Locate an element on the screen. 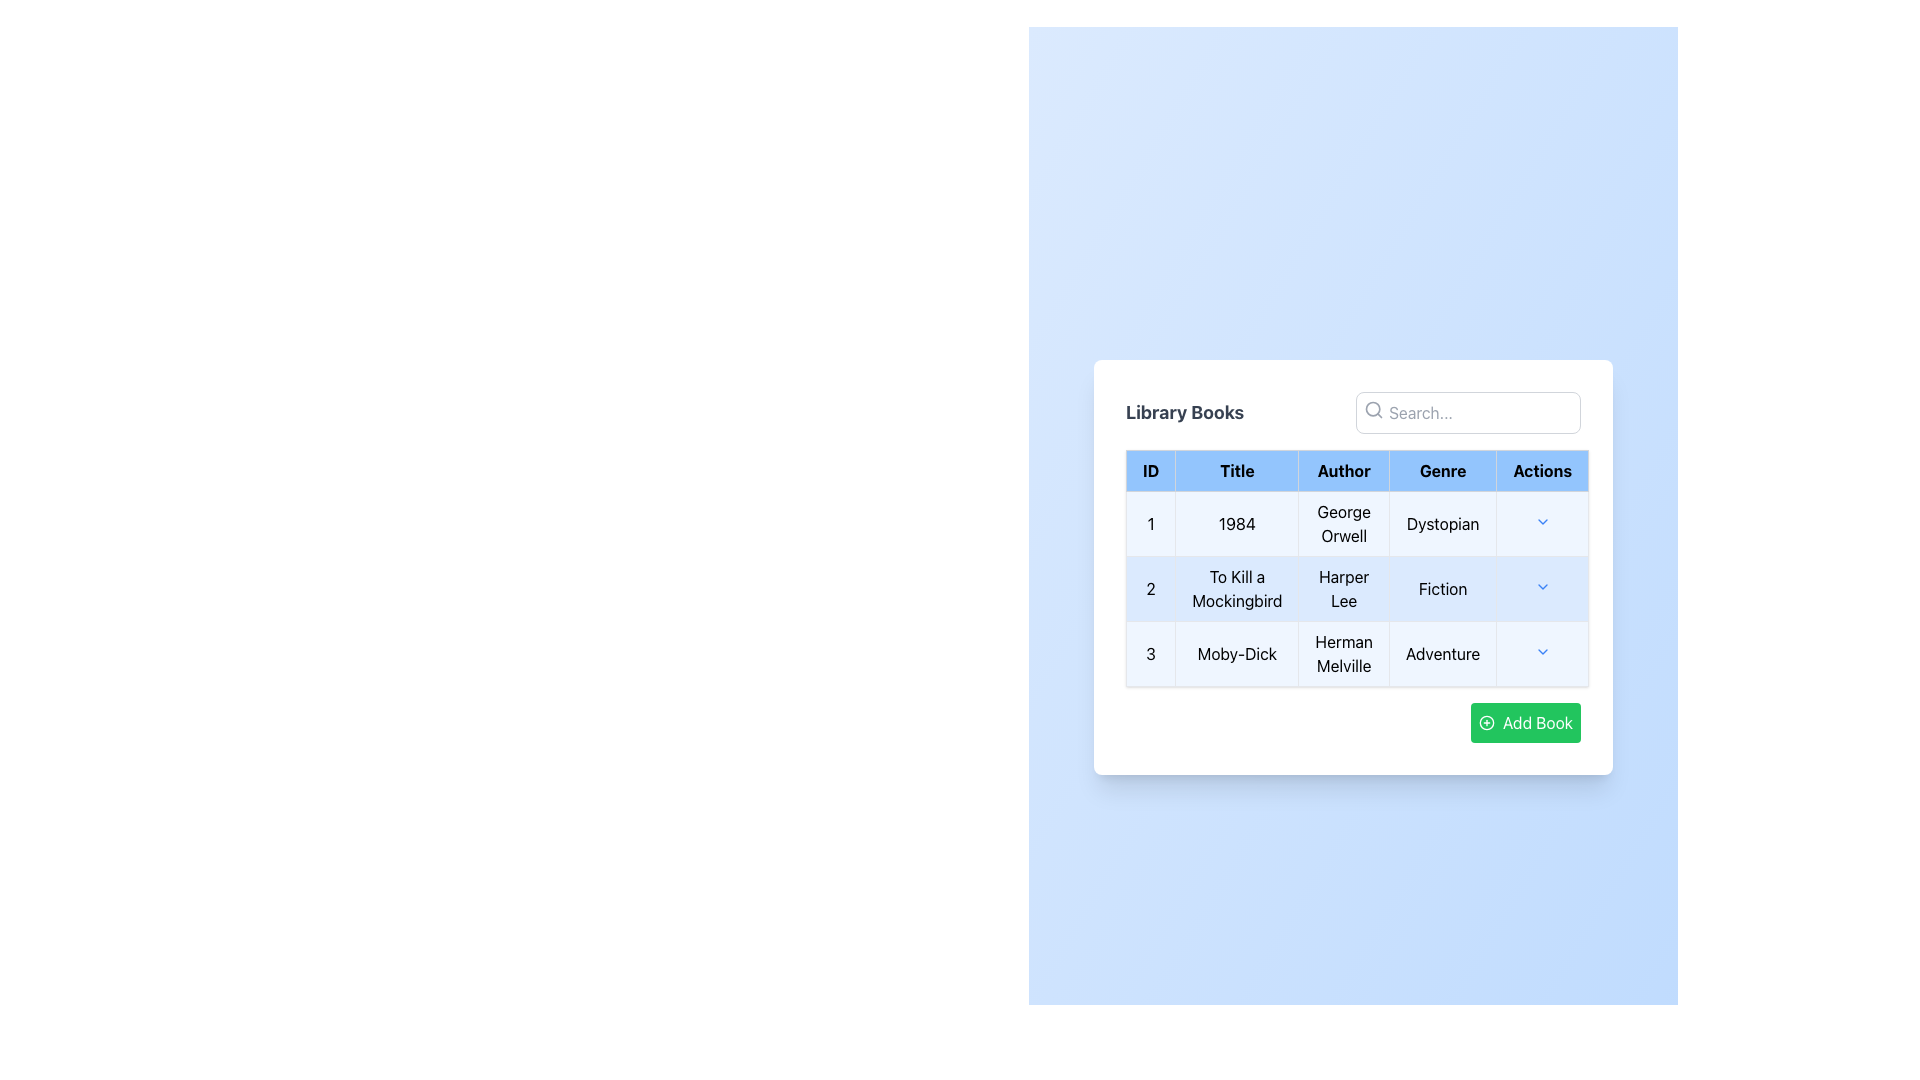 Image resolution: width=1920 pixels, height=1080 pixels. the first row is located at coordinates (1357, 522).